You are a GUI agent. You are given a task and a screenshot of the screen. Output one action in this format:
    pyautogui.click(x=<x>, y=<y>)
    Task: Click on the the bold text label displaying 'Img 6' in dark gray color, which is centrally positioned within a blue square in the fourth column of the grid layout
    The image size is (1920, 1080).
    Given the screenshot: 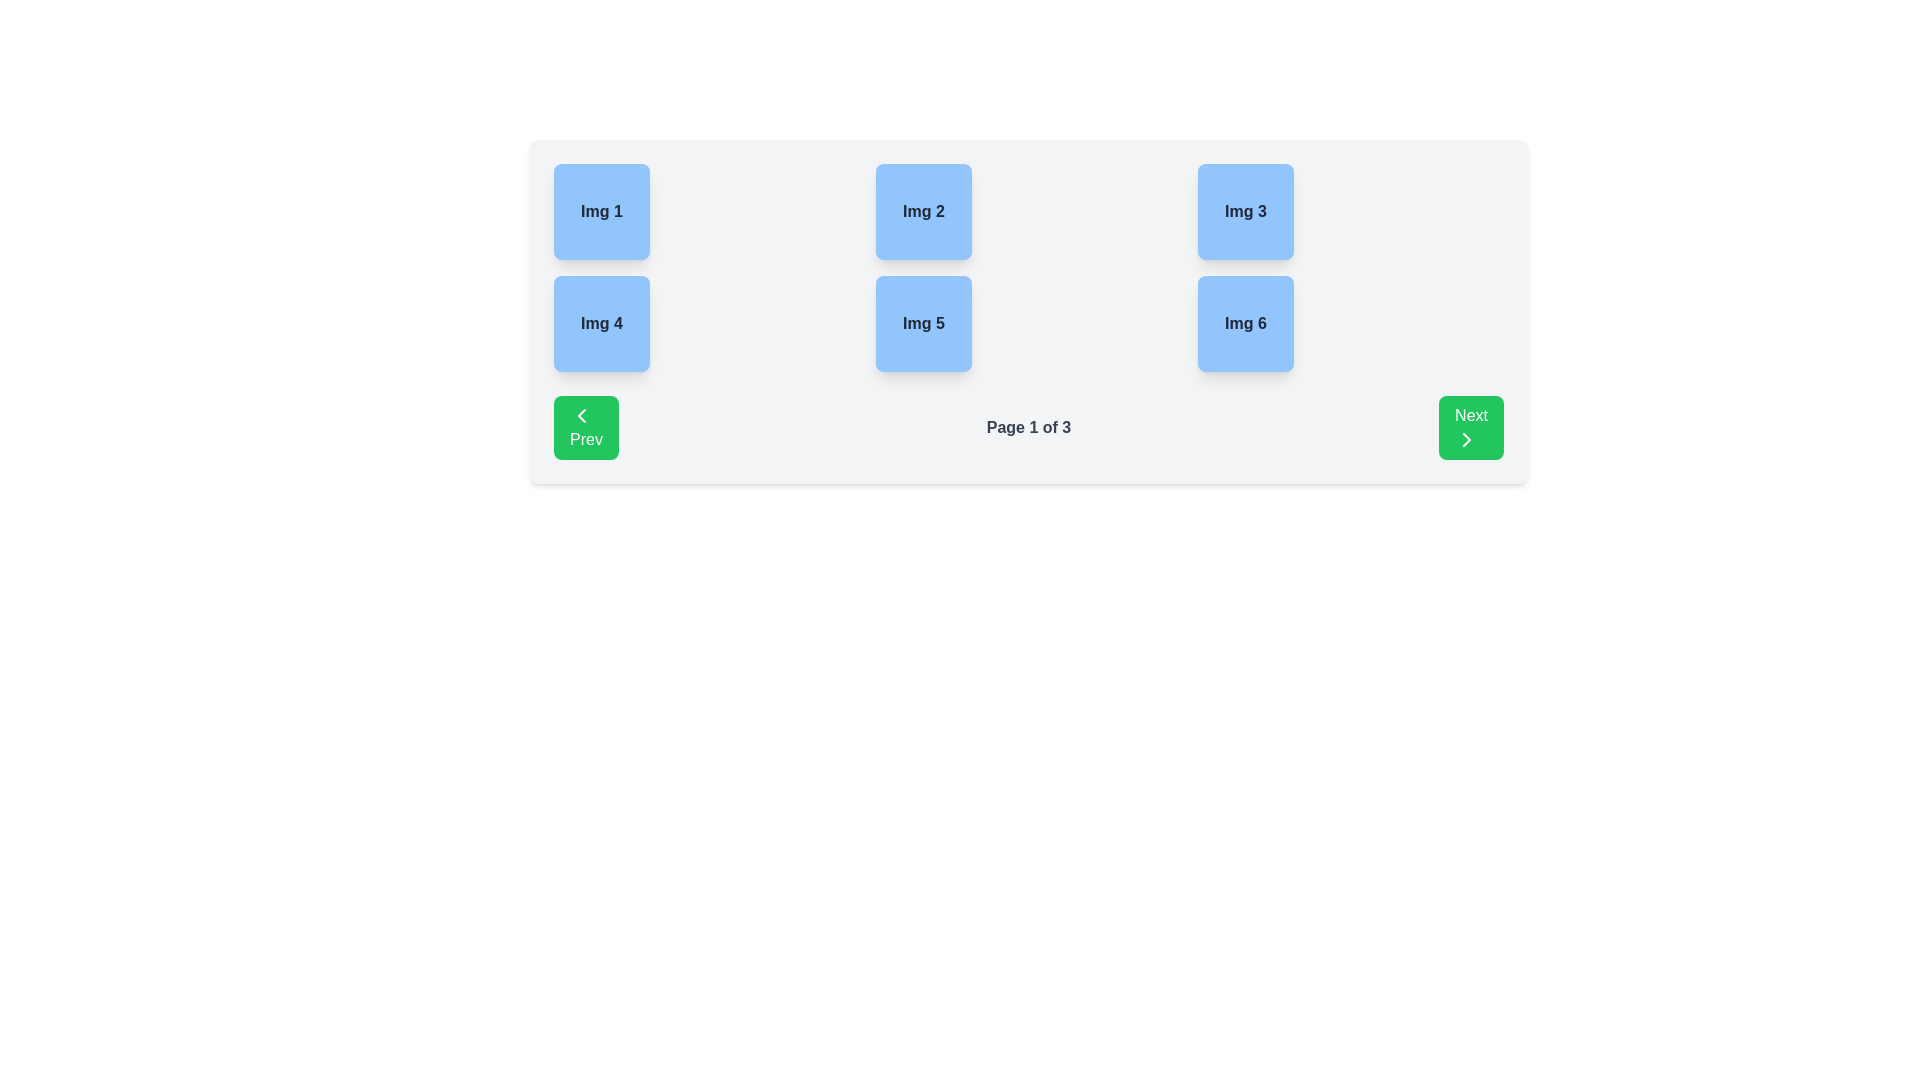 What is the action you would take?
    pyautogui.click(x=1245, y=323)
    